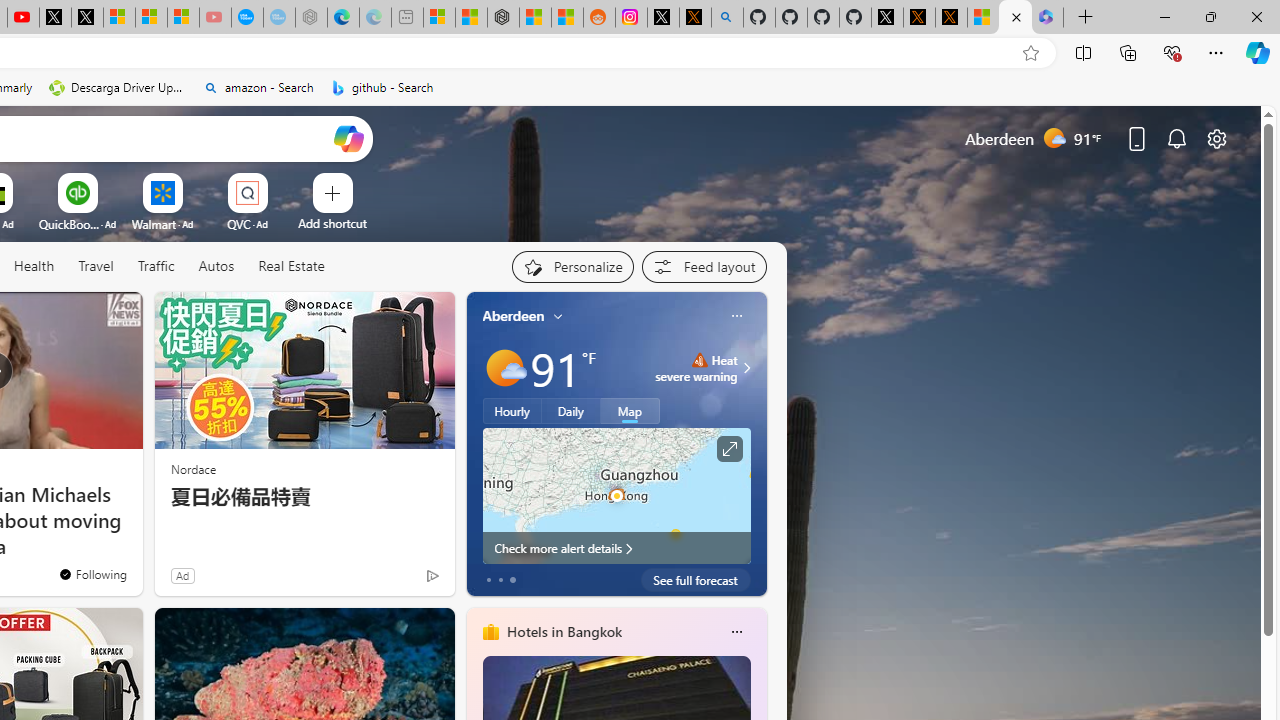  What do you see at coordinates (571, 266) in the screenshot?
I see `'Personalize your feed"'` at bounding box center [571, 266].